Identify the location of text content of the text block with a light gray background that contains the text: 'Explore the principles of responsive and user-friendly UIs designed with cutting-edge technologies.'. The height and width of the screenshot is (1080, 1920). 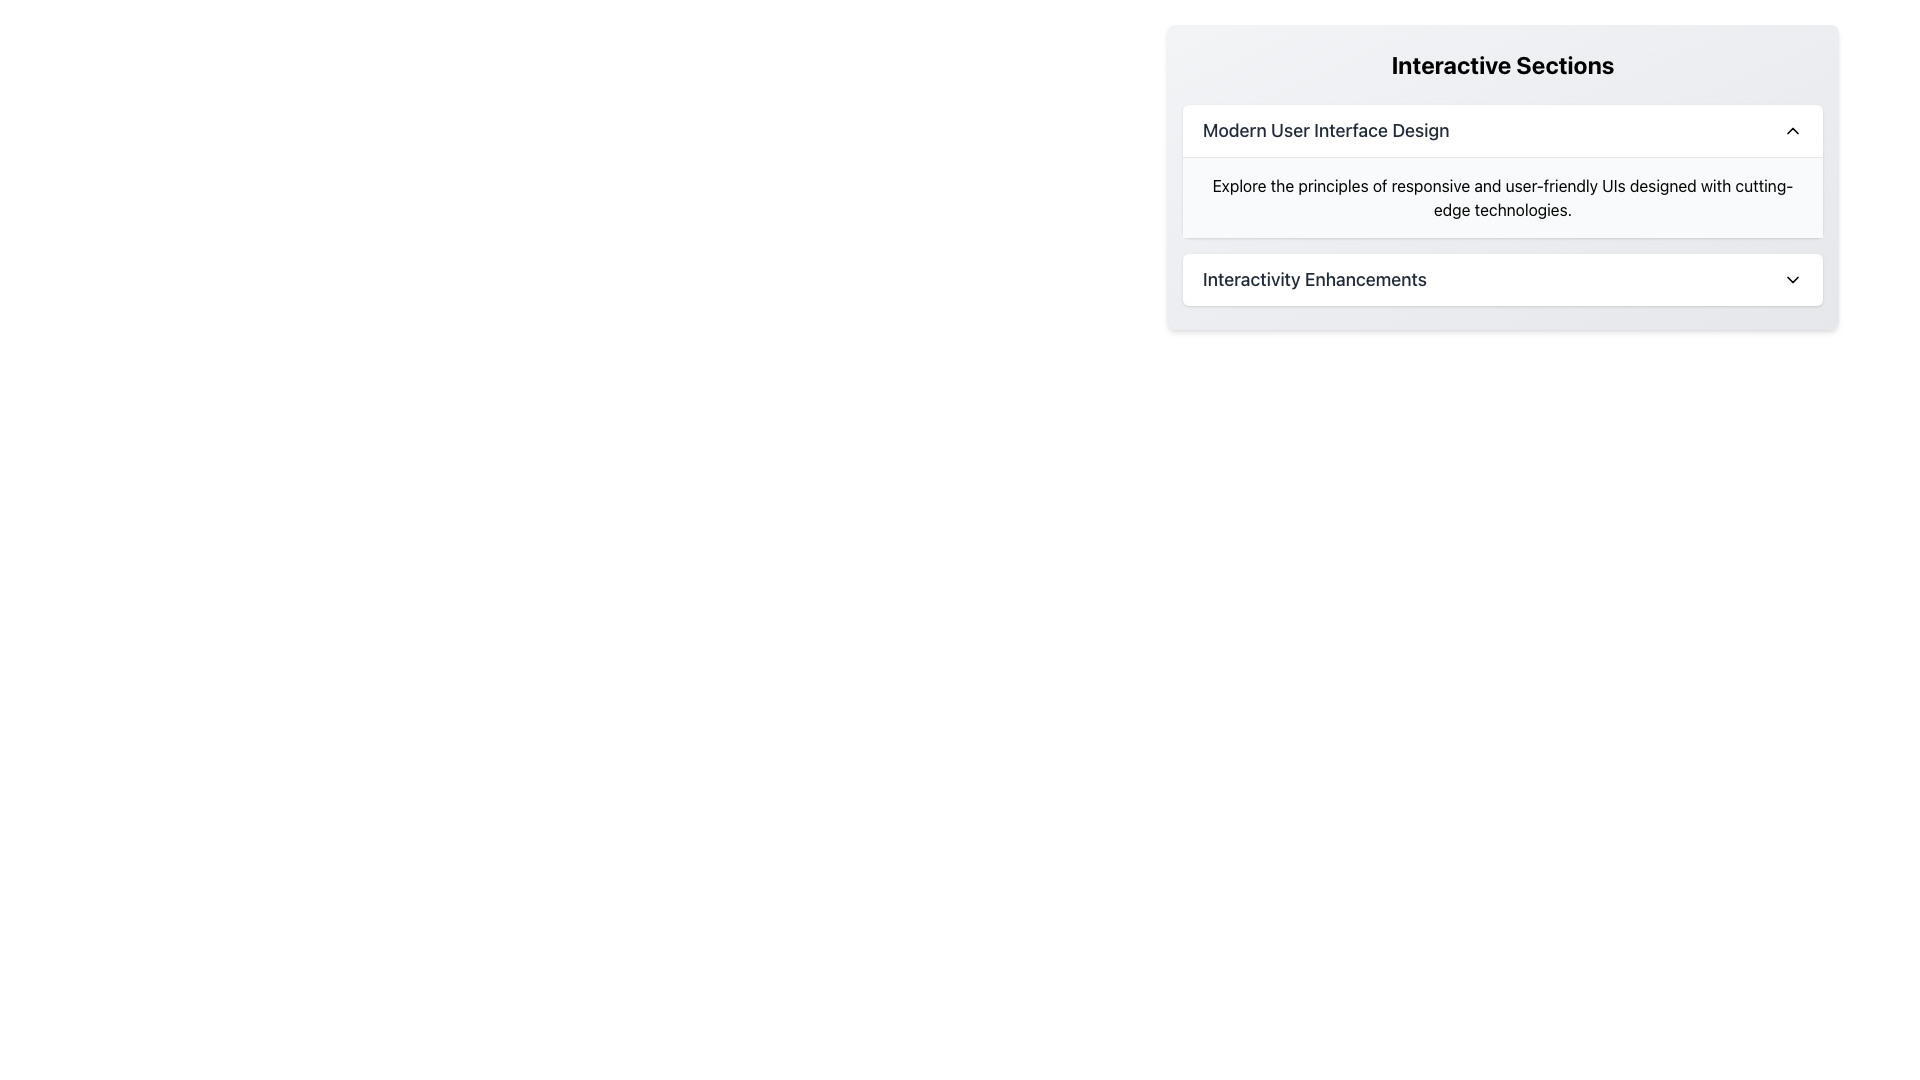
(1502, 197).